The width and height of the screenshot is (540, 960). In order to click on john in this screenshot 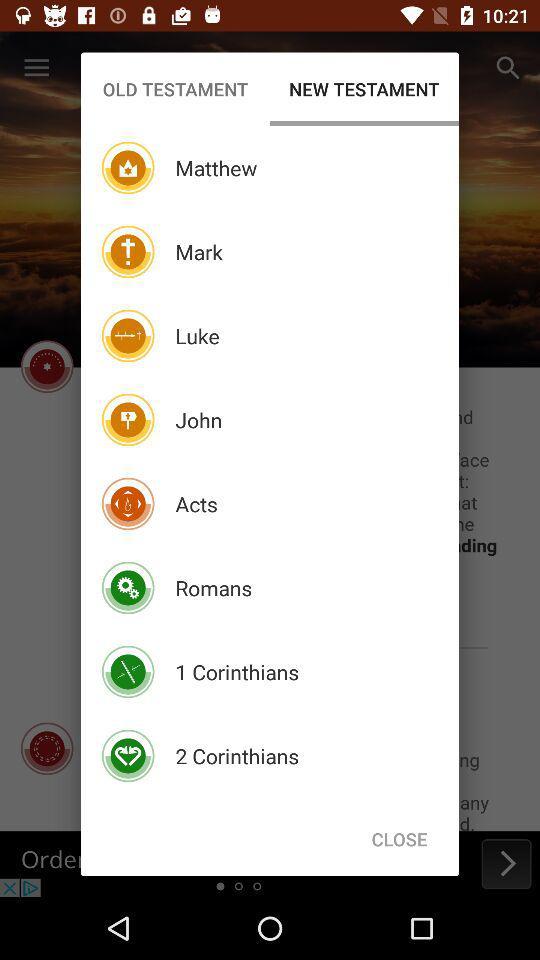, I will do `click(198, 419)`.